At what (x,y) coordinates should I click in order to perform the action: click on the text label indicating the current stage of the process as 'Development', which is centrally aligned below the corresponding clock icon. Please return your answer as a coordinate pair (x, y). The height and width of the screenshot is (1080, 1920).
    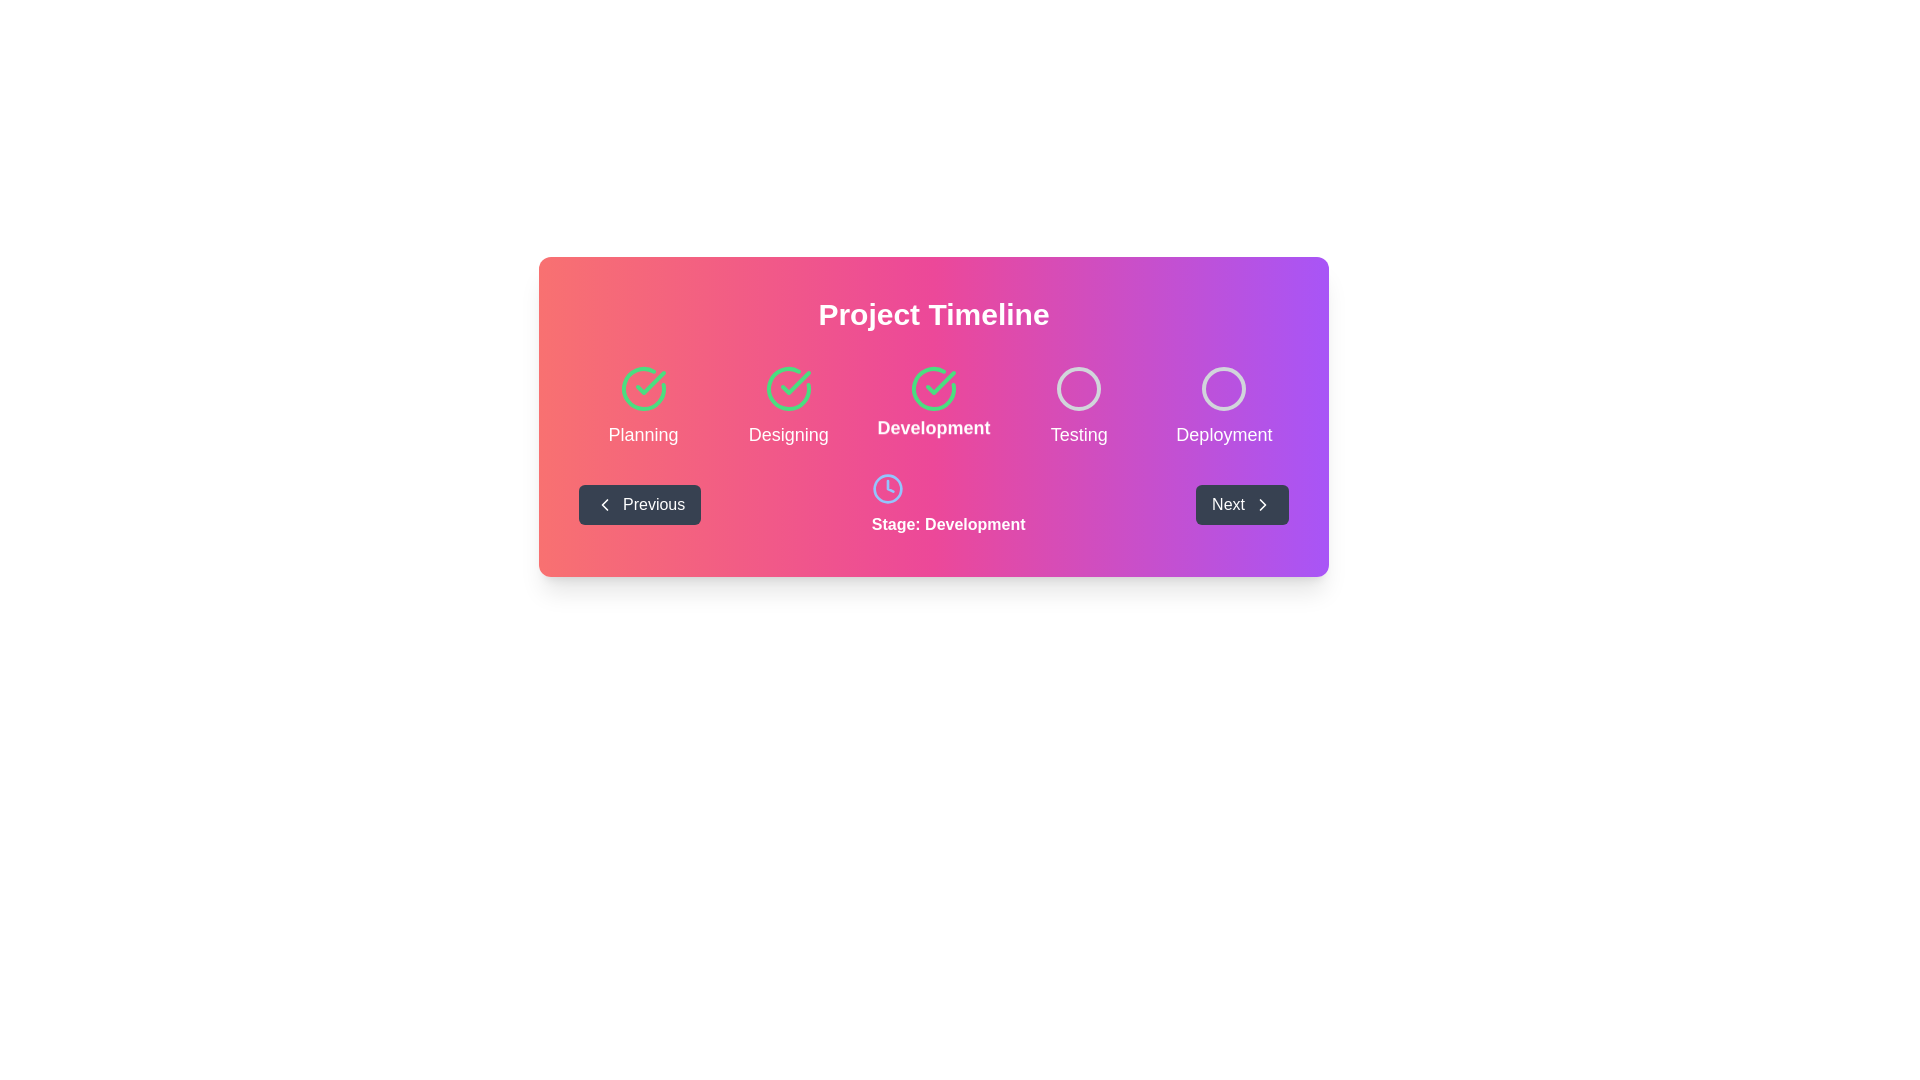
    Looking at the image, I should click on (947, 523).